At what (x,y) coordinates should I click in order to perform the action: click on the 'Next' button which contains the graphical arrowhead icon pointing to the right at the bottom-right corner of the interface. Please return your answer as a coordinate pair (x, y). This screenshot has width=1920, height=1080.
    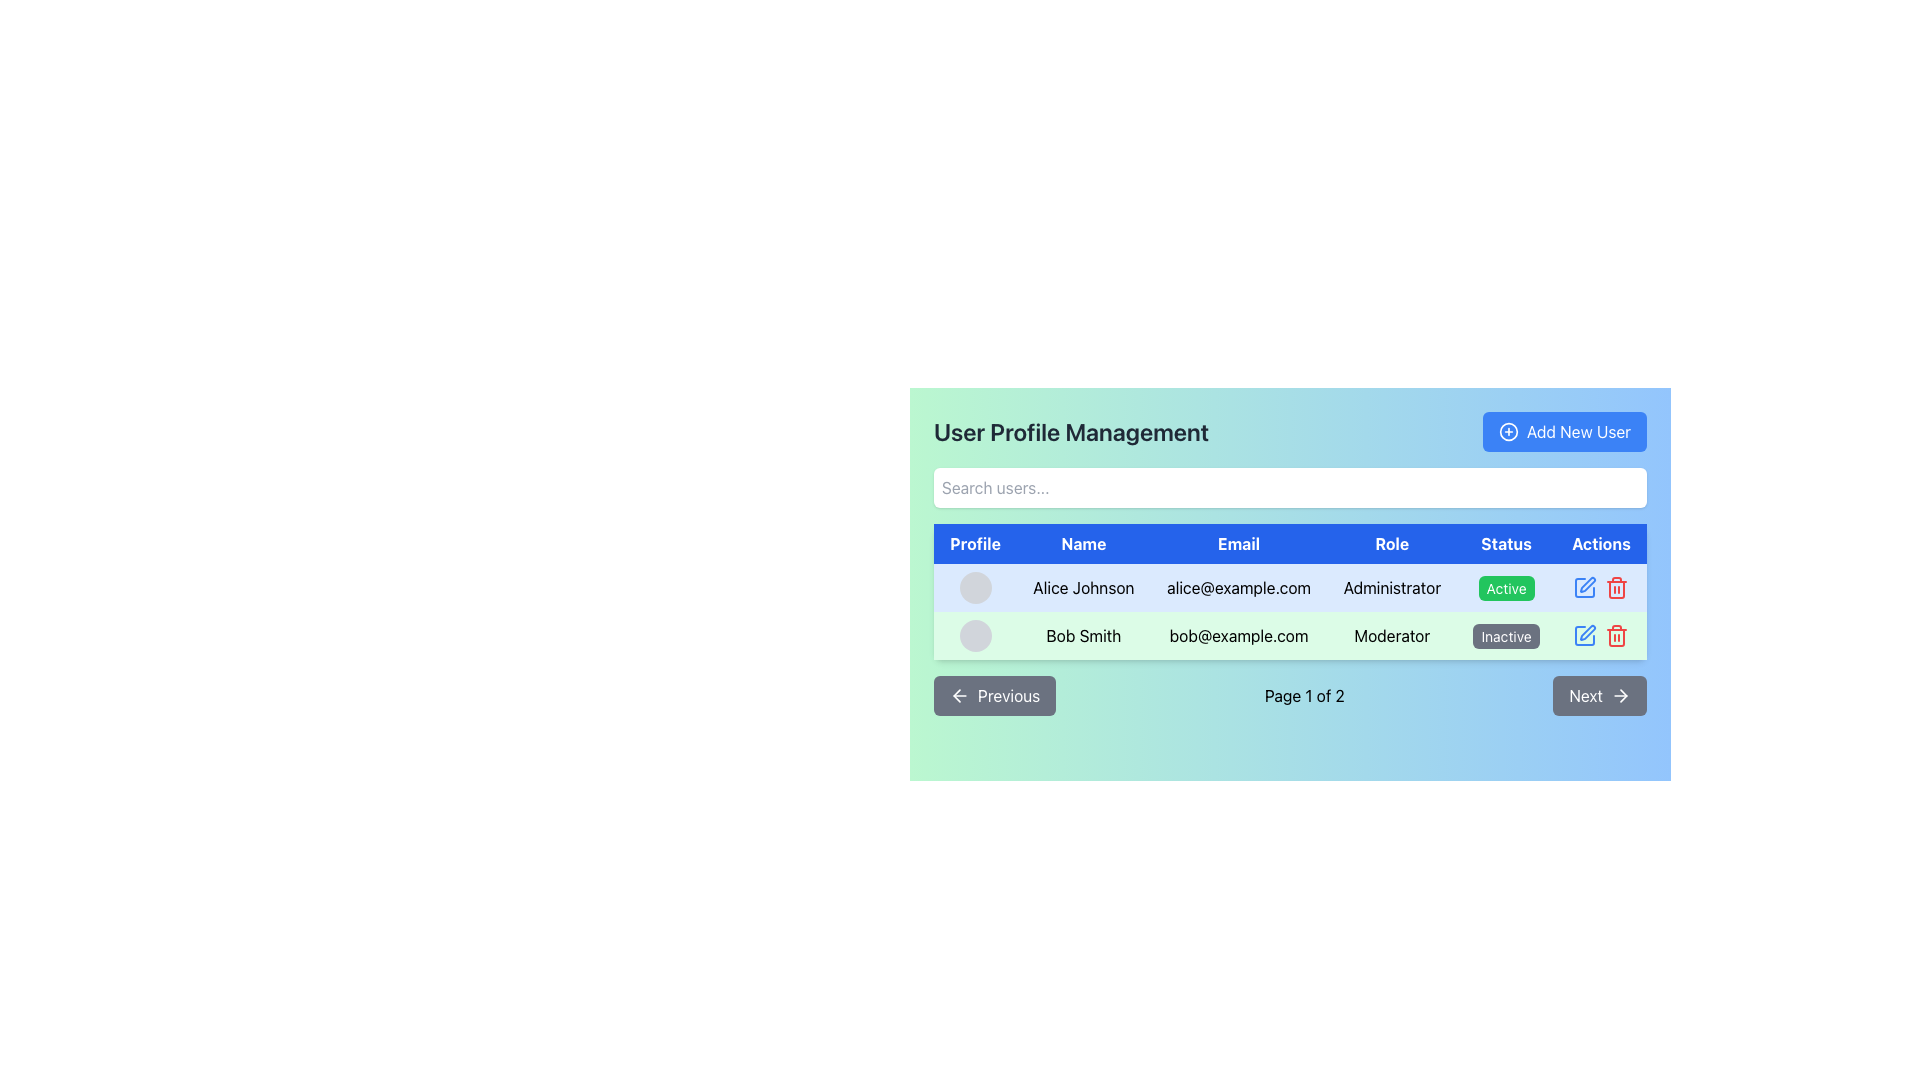
    Looking at the image, I should click on (1623, 694).